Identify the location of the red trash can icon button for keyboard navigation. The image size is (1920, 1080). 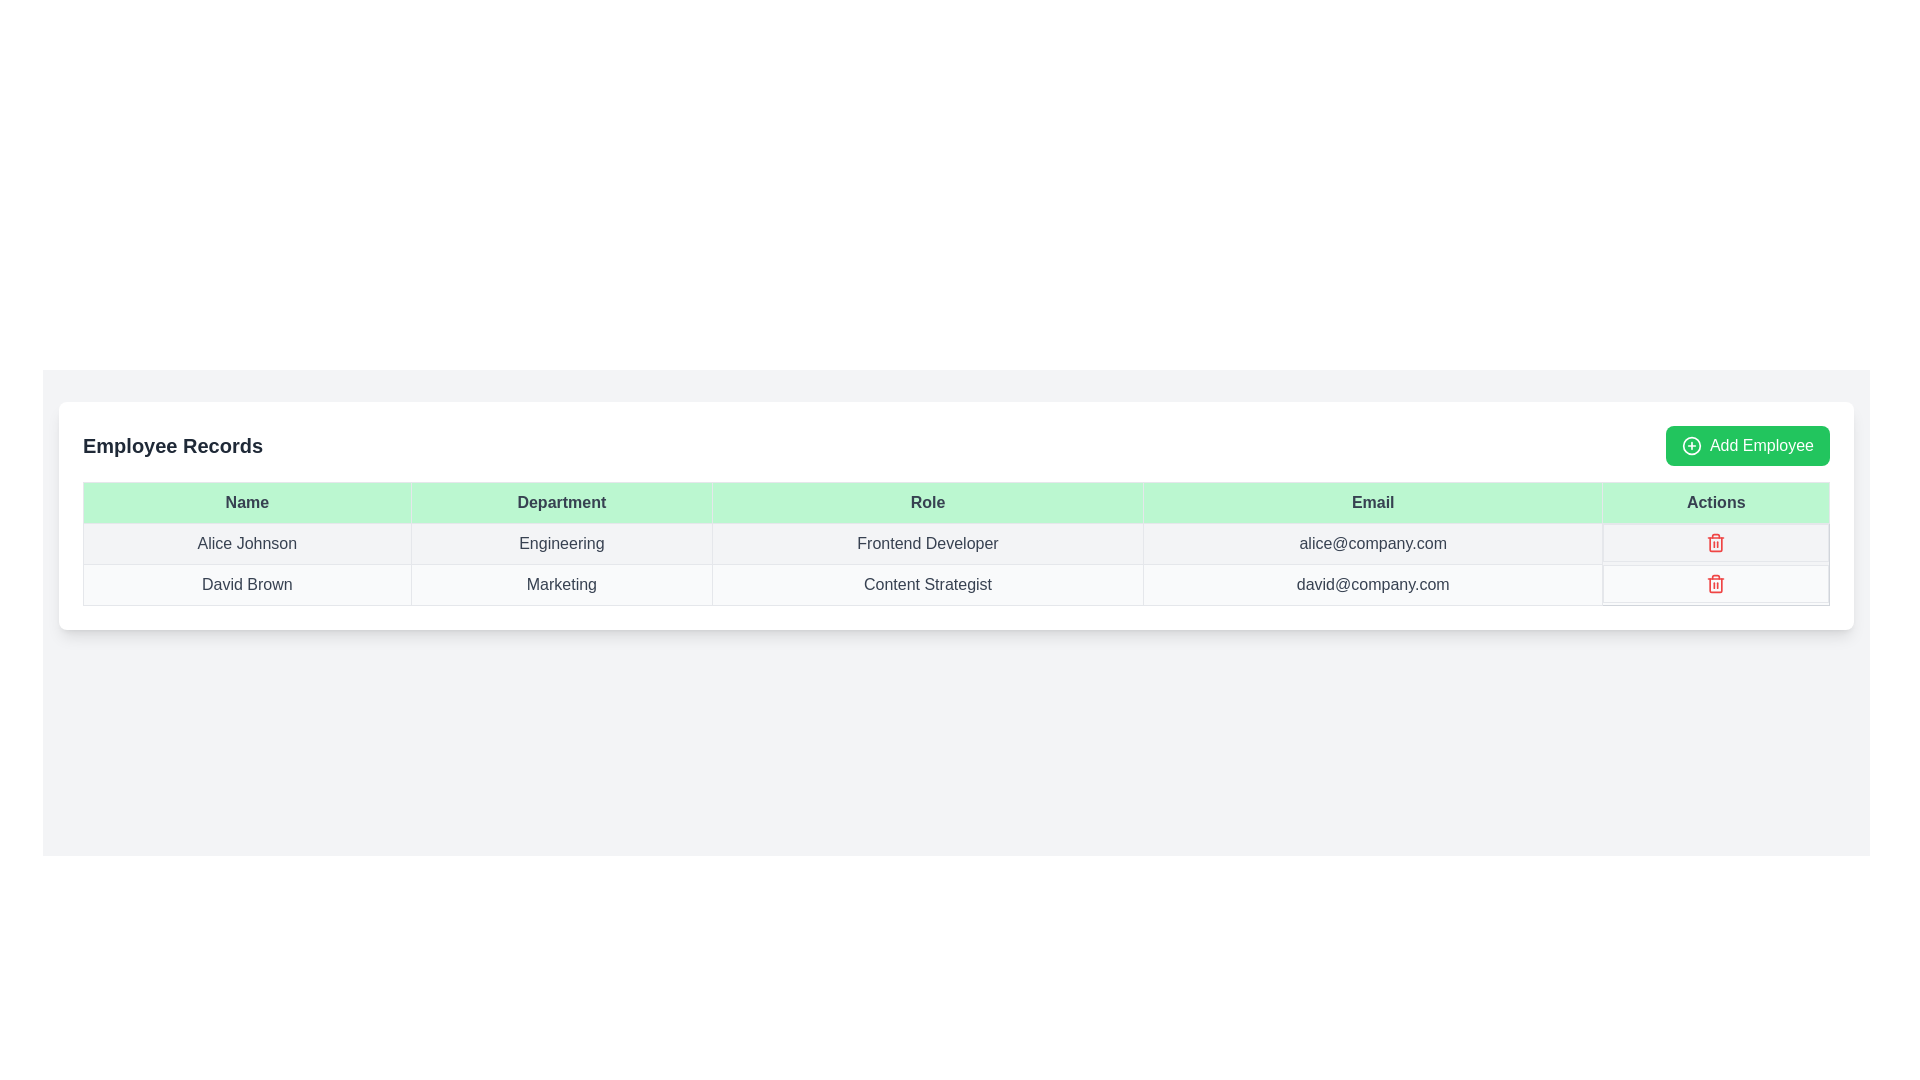
(1715, 543).